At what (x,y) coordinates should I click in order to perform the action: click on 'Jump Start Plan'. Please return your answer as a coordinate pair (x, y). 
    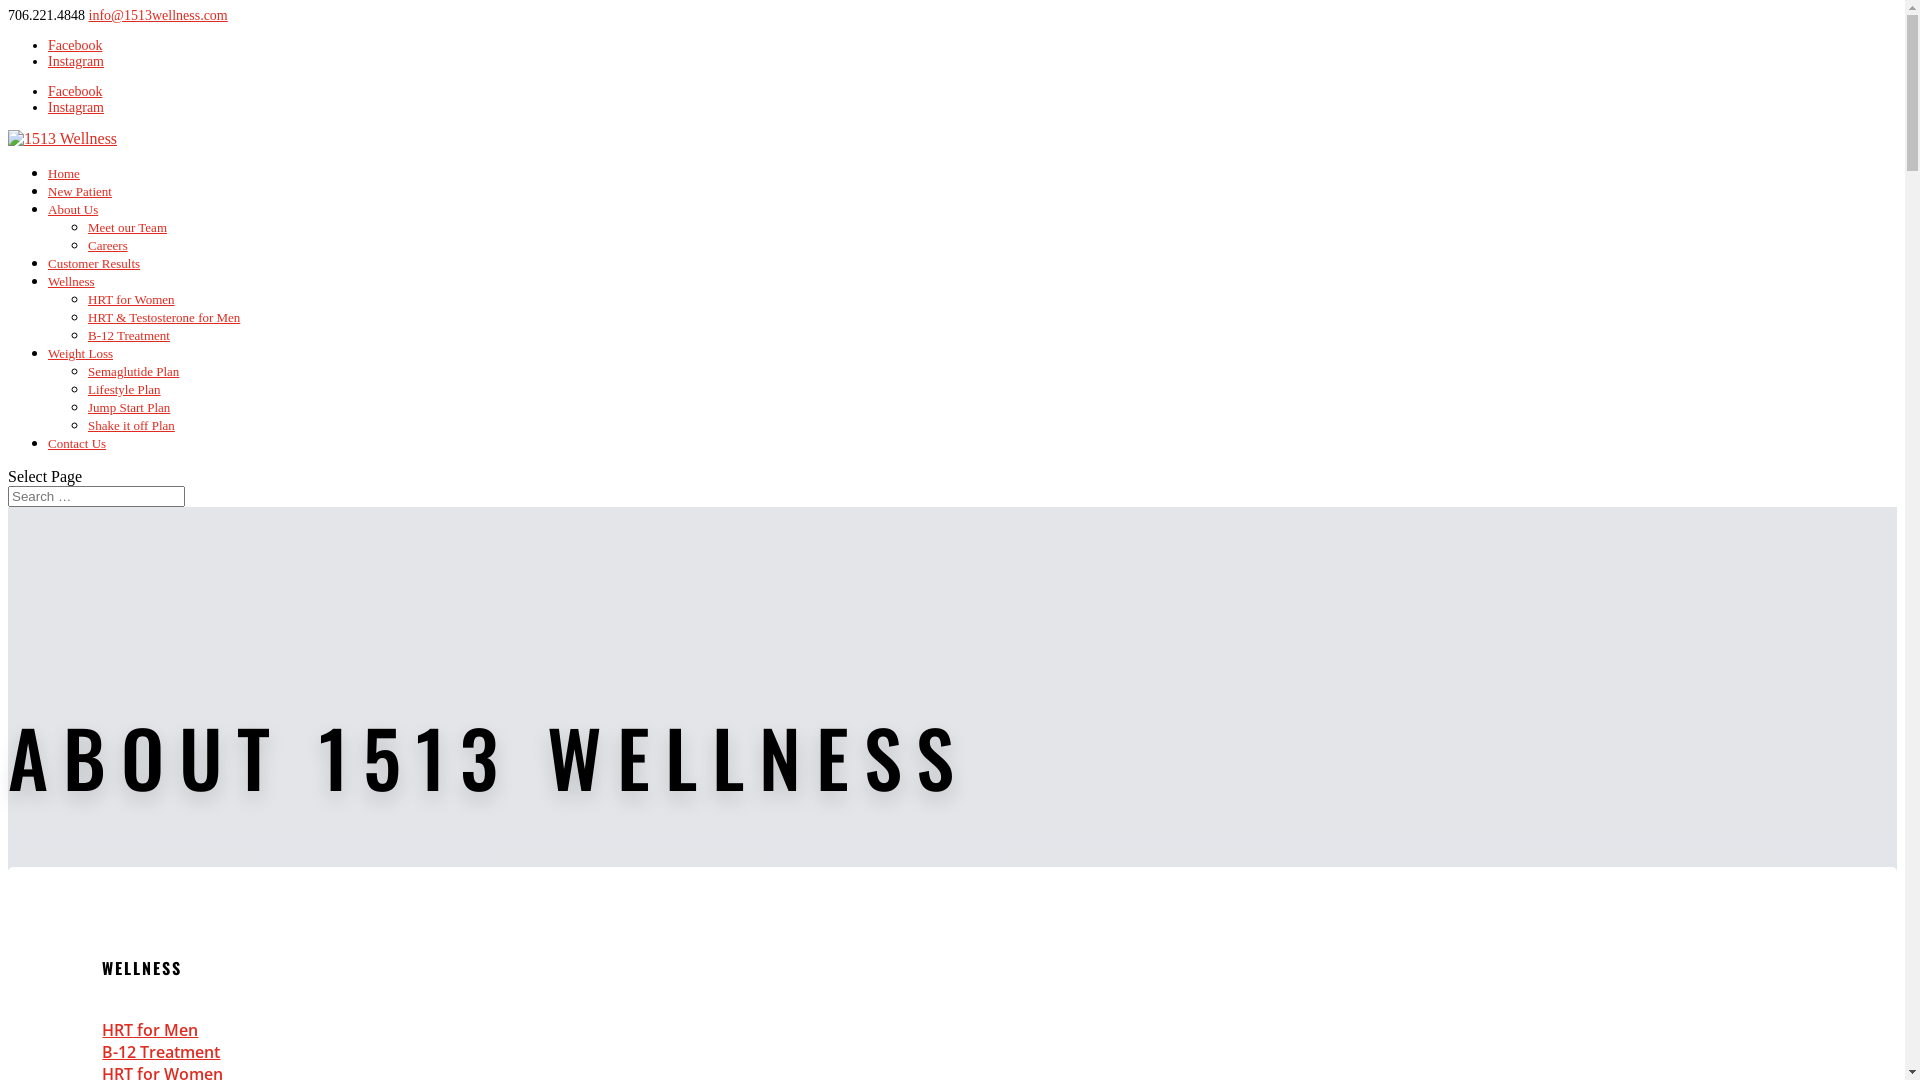
    Looking at the image, I should click on (128, 406).